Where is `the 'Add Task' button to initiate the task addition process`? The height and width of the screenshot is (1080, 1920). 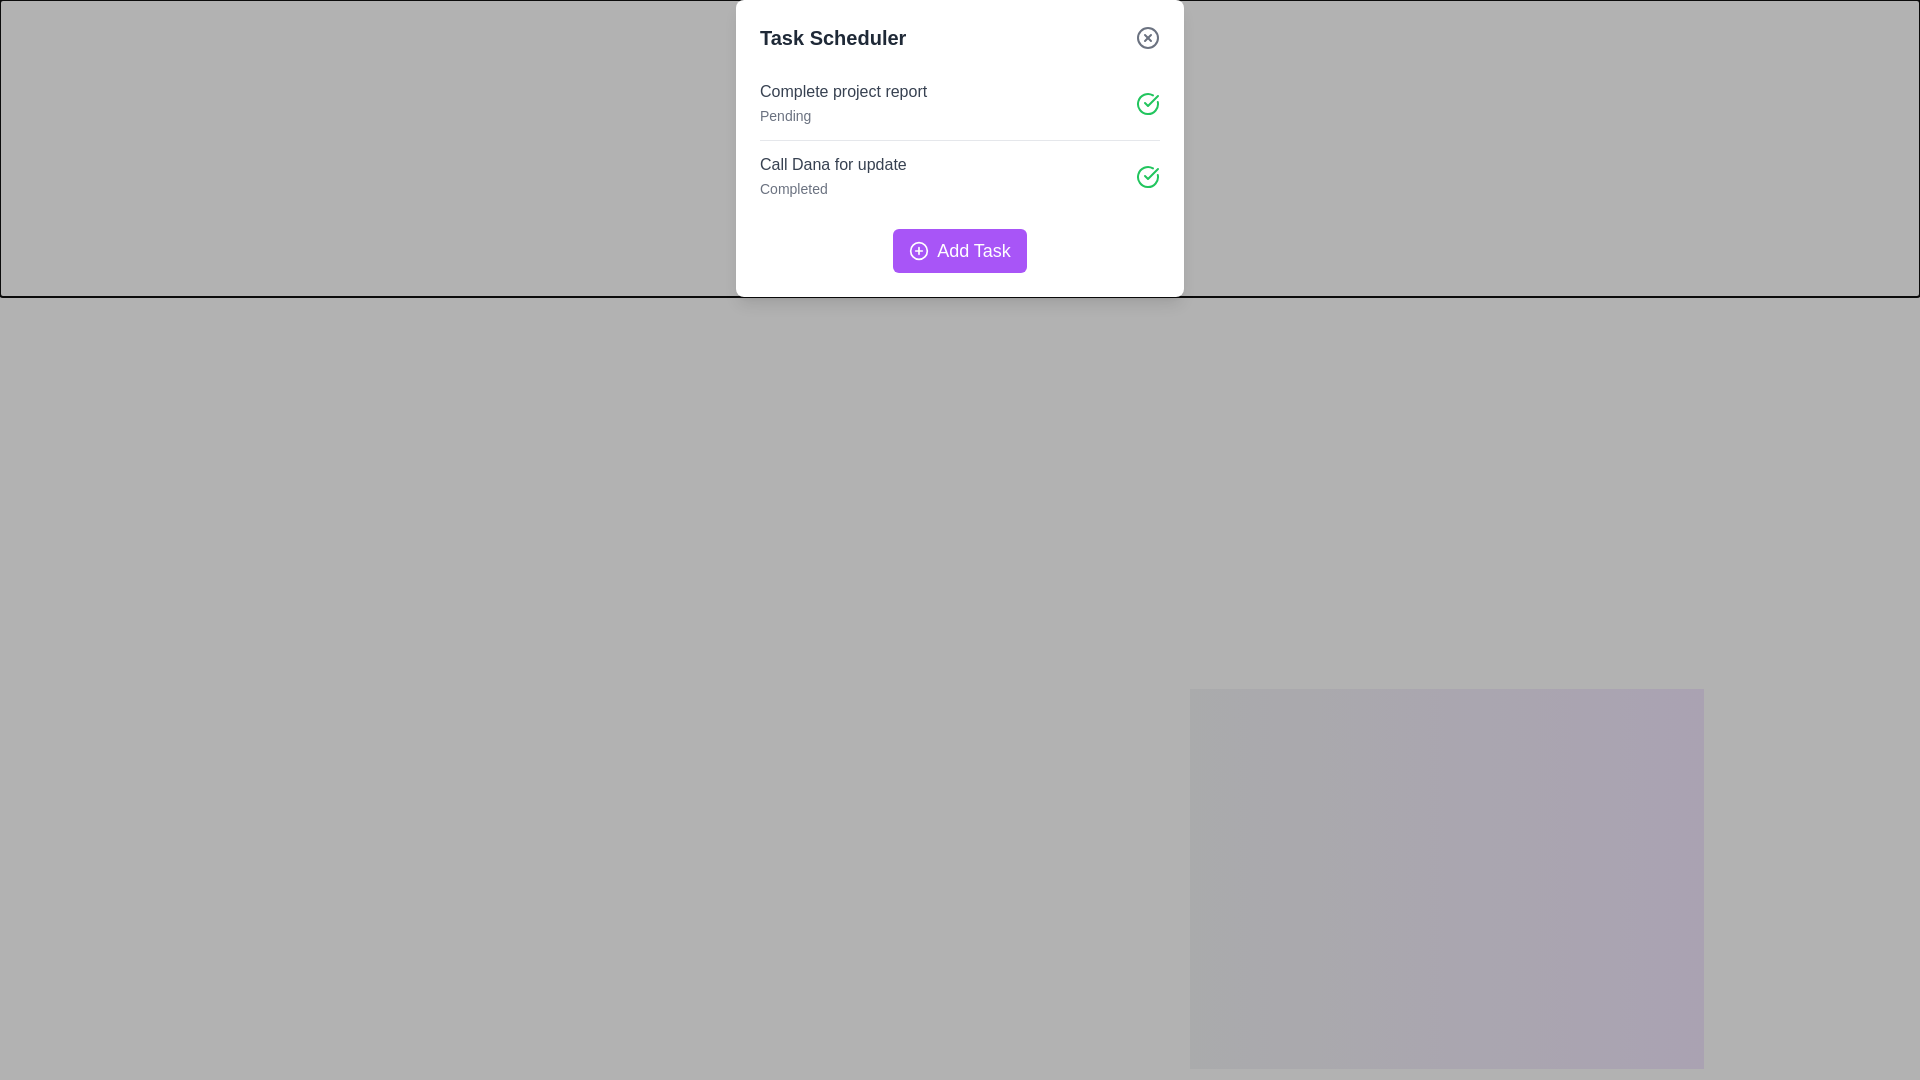
the 'Add Task' button to initiate the task addition process is located at coordinates (1446, 866).